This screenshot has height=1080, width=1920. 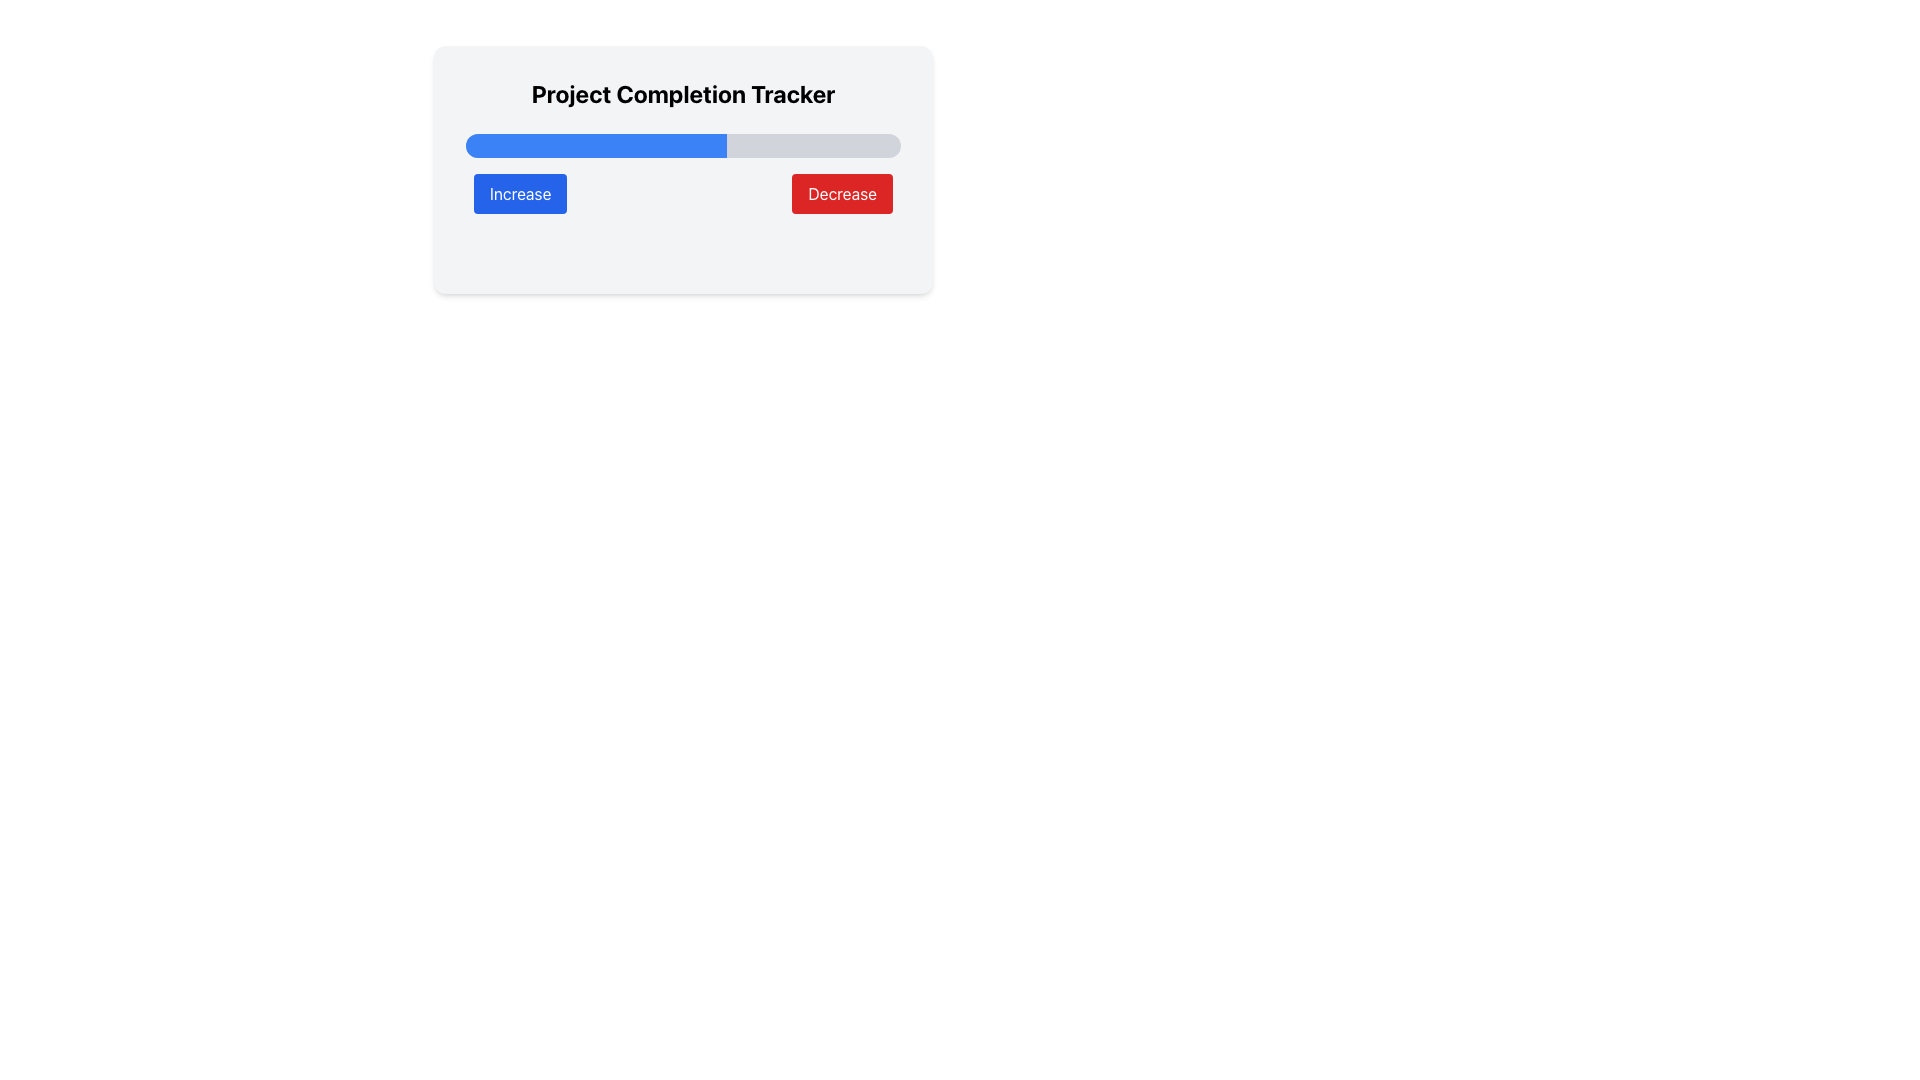 What do you see at coordinates (683, 93) in the screenshot?
I see `title text indicating the purpose of the interface for tracking project completion, which is positioned at the top of the card-like structure` at bounding box center [683, 93].